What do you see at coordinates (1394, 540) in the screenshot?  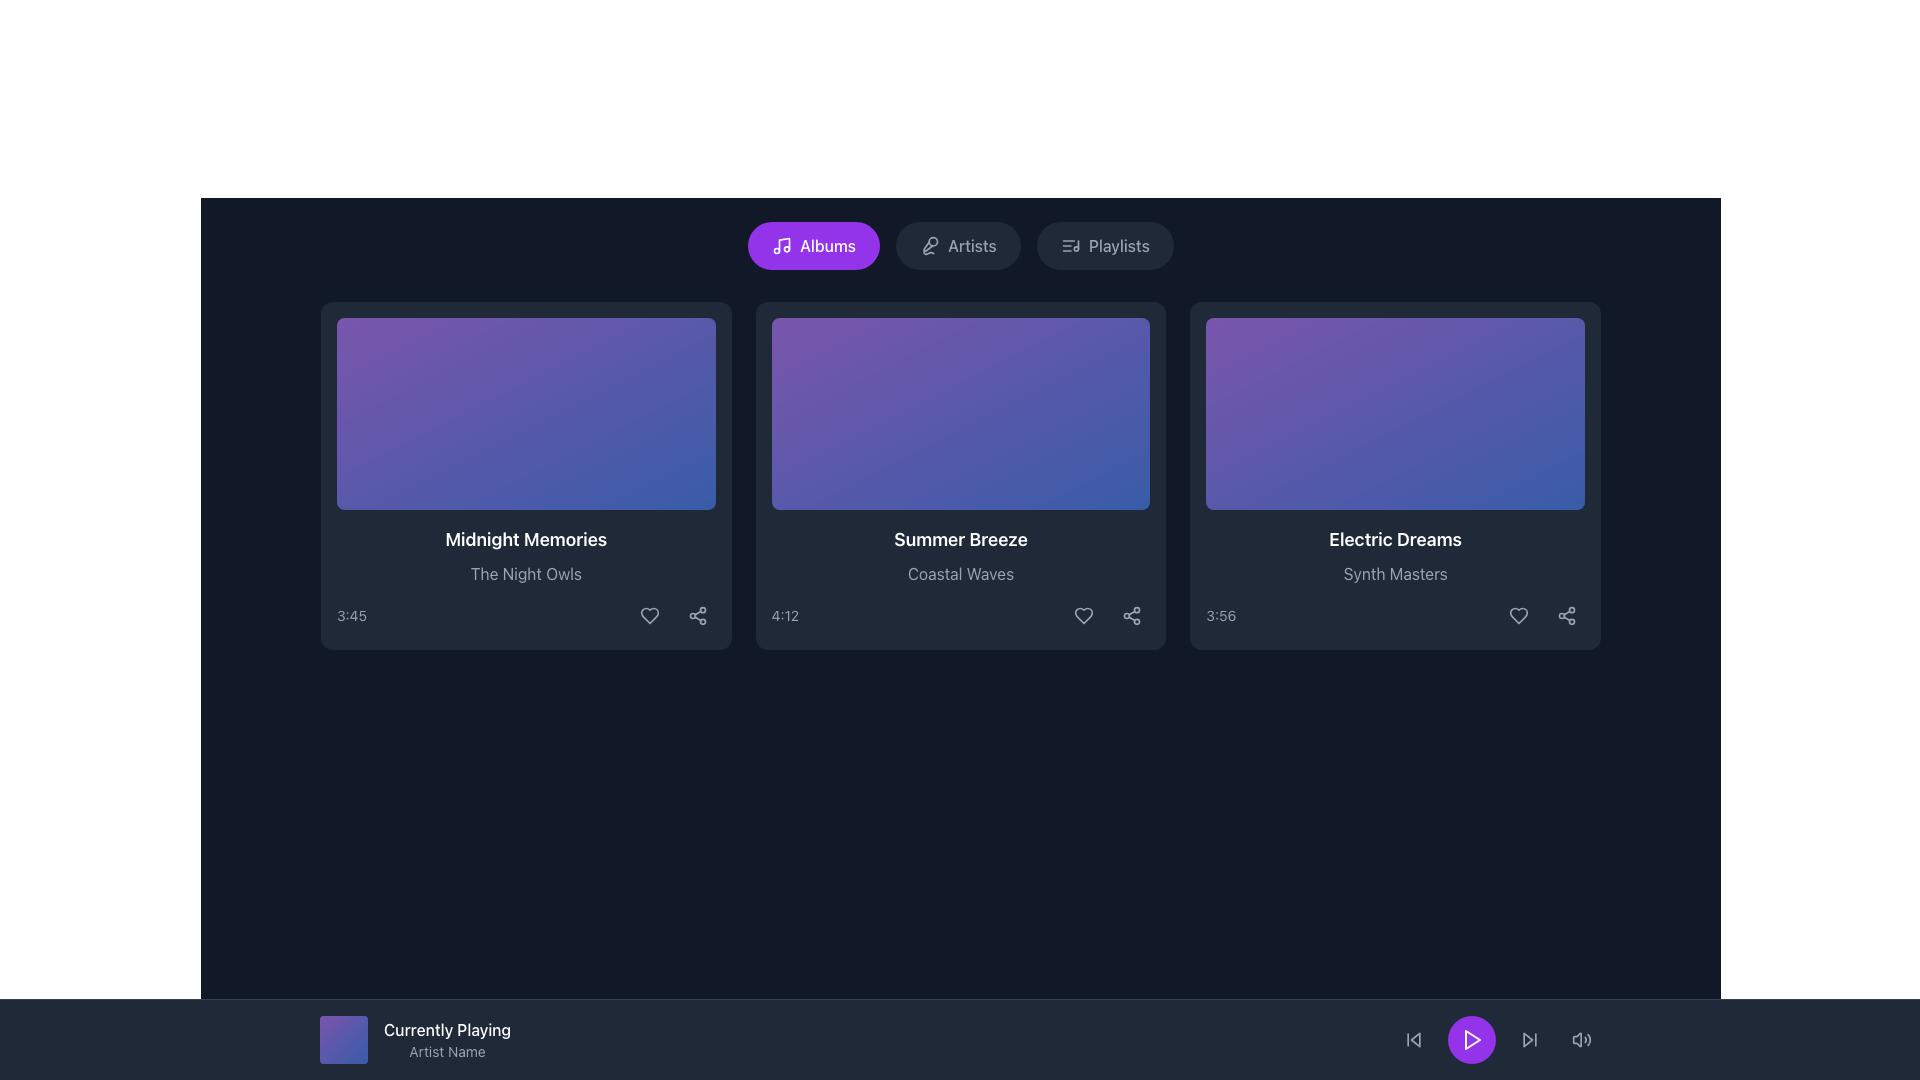 I see `or read the text label that serves as the title for the musical track or album, located in the bottom section of the card in the third column, above 'Synth Masters'` at bounding box center [1394, 540].